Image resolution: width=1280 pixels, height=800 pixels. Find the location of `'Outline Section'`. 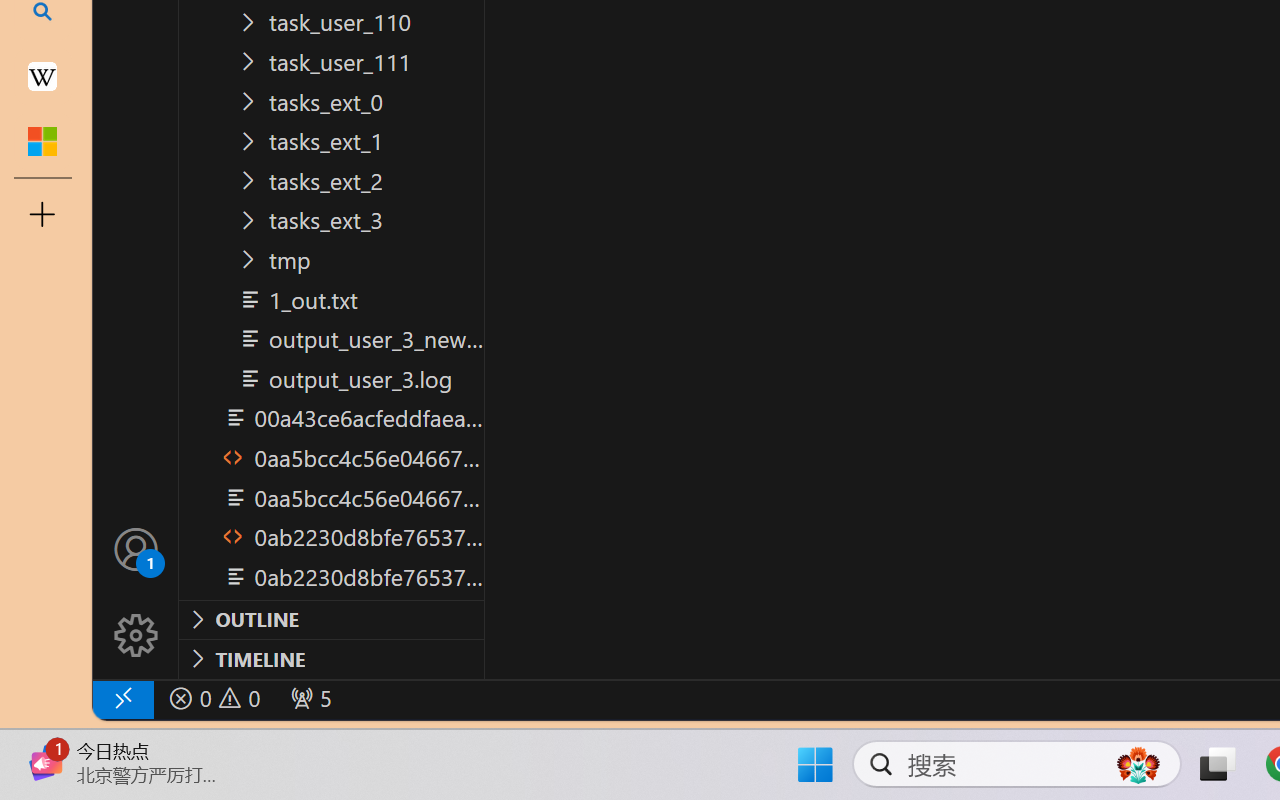

'Outline Section' is located at coordinates (331, 619).